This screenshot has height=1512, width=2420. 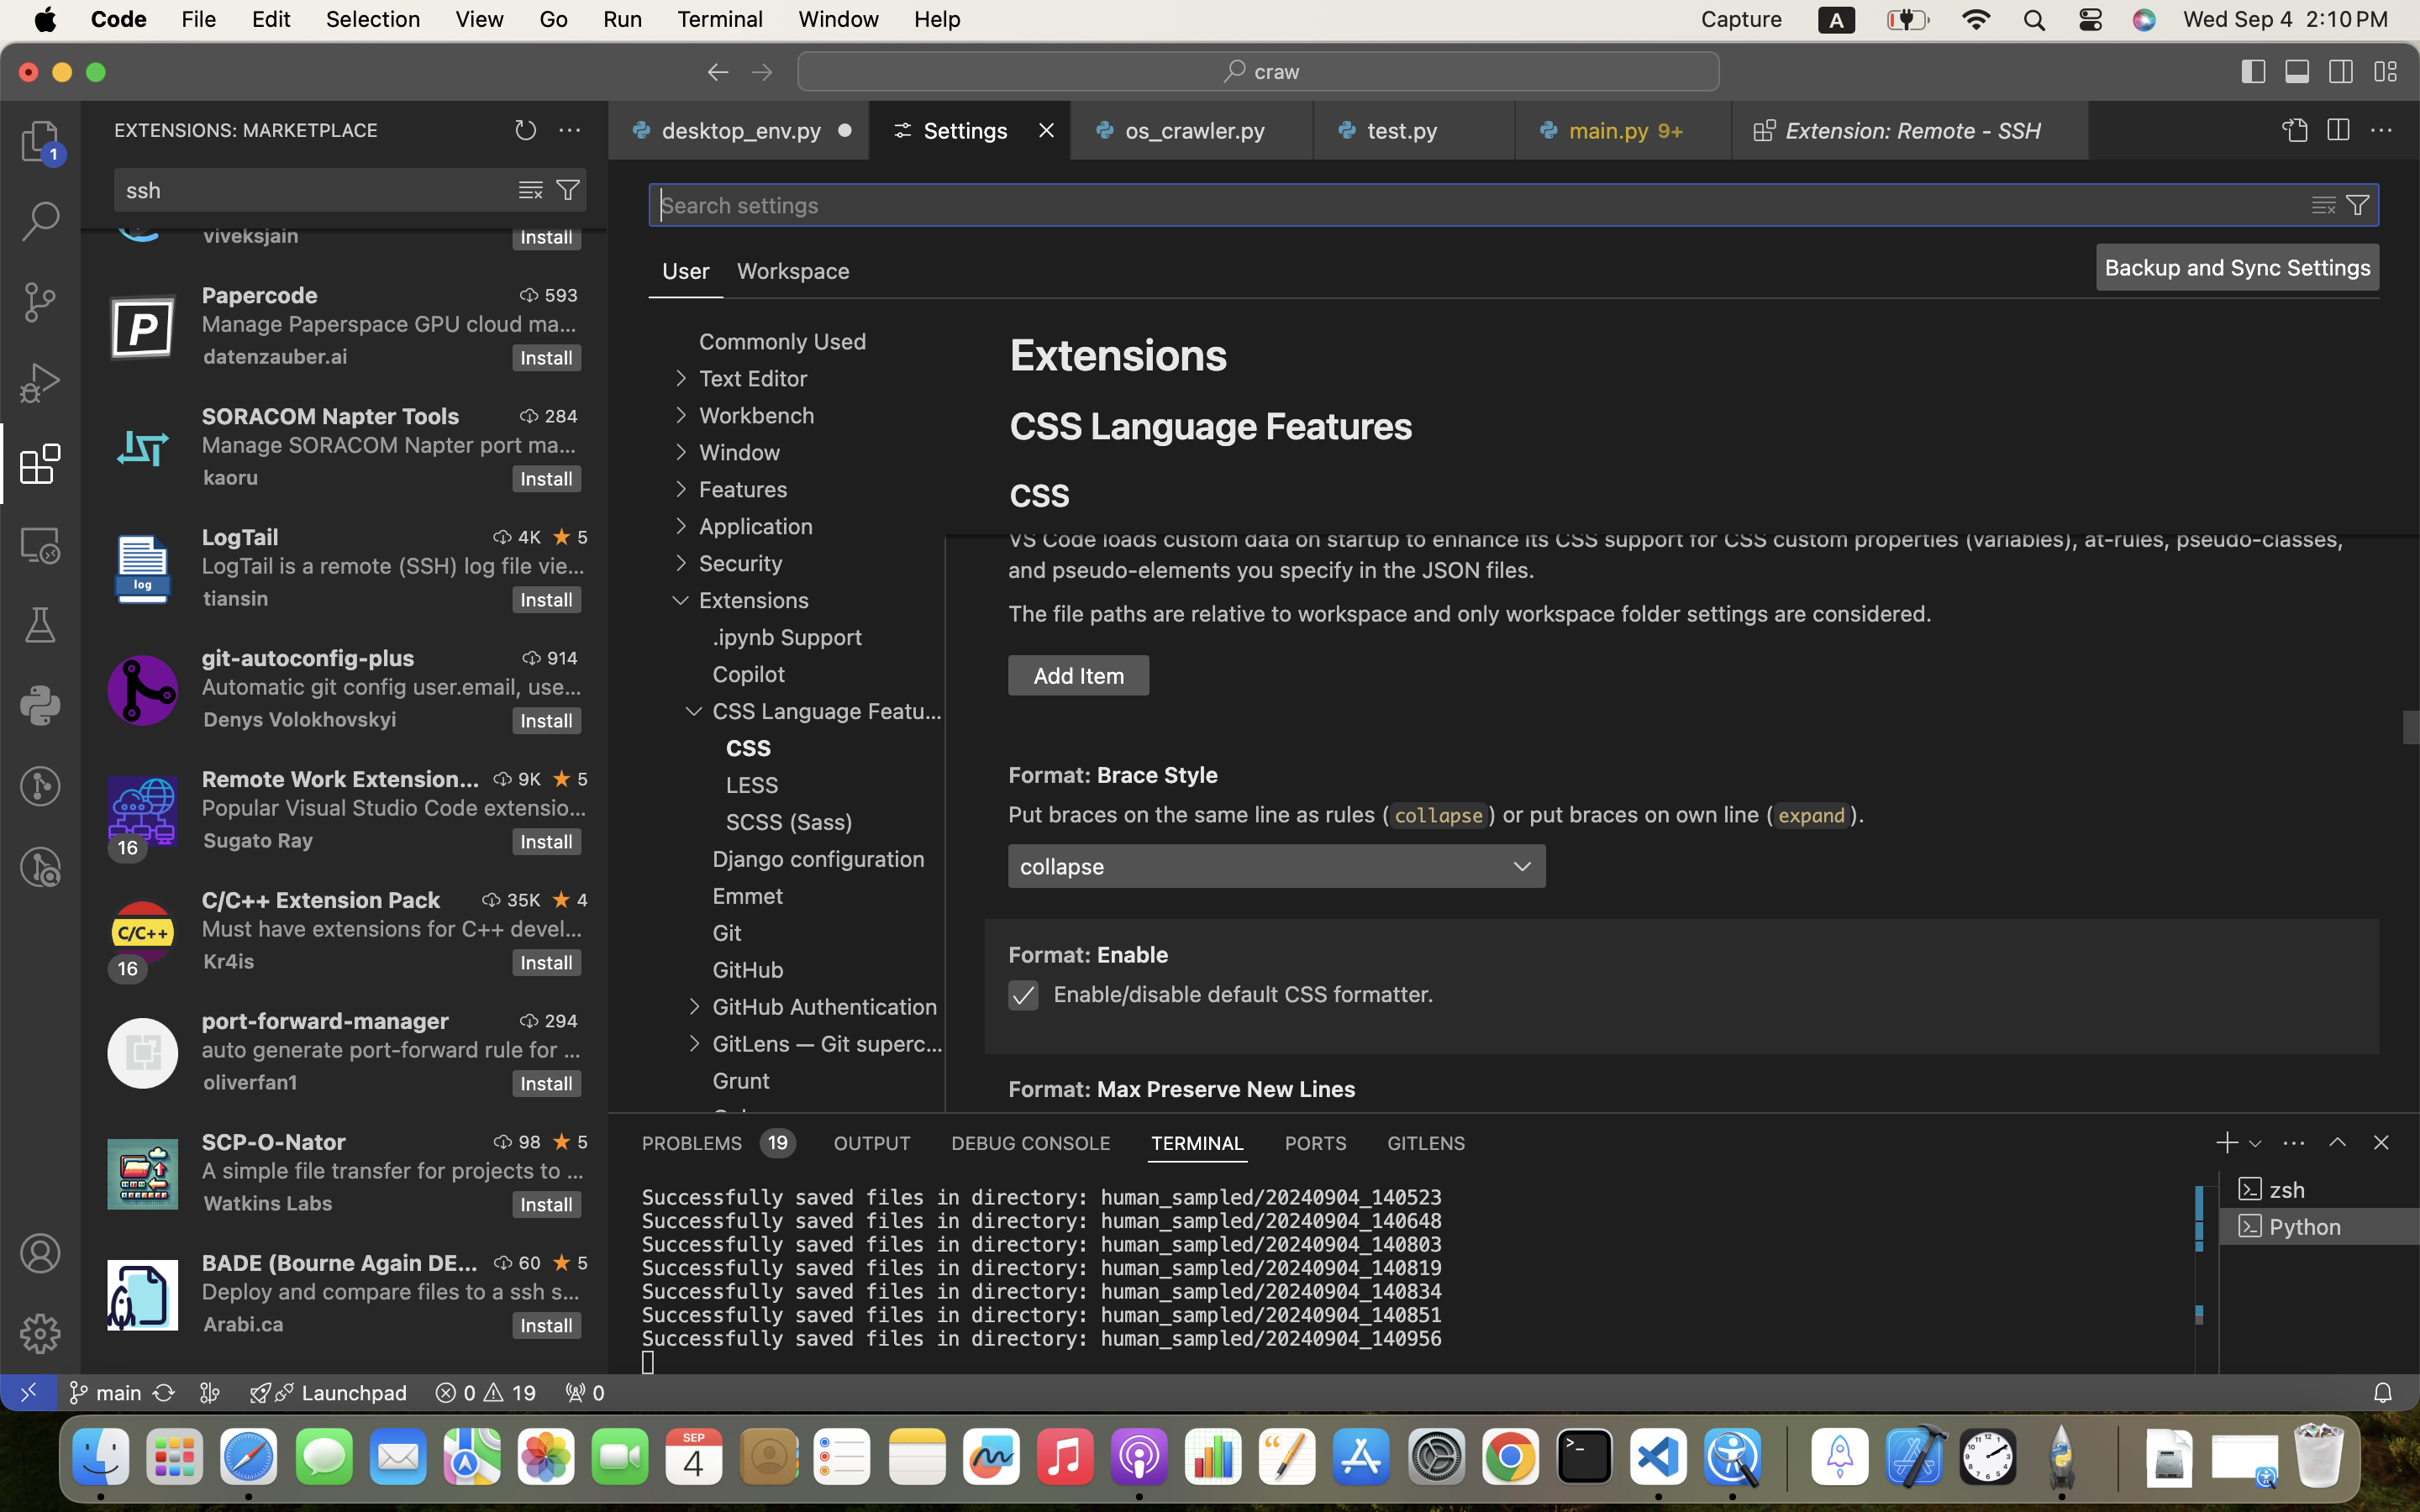 What do you see at coordinates (1623, 129) in the screenshot?
I see `'0 main.py   9+'` at bounding box center [1623, 129].